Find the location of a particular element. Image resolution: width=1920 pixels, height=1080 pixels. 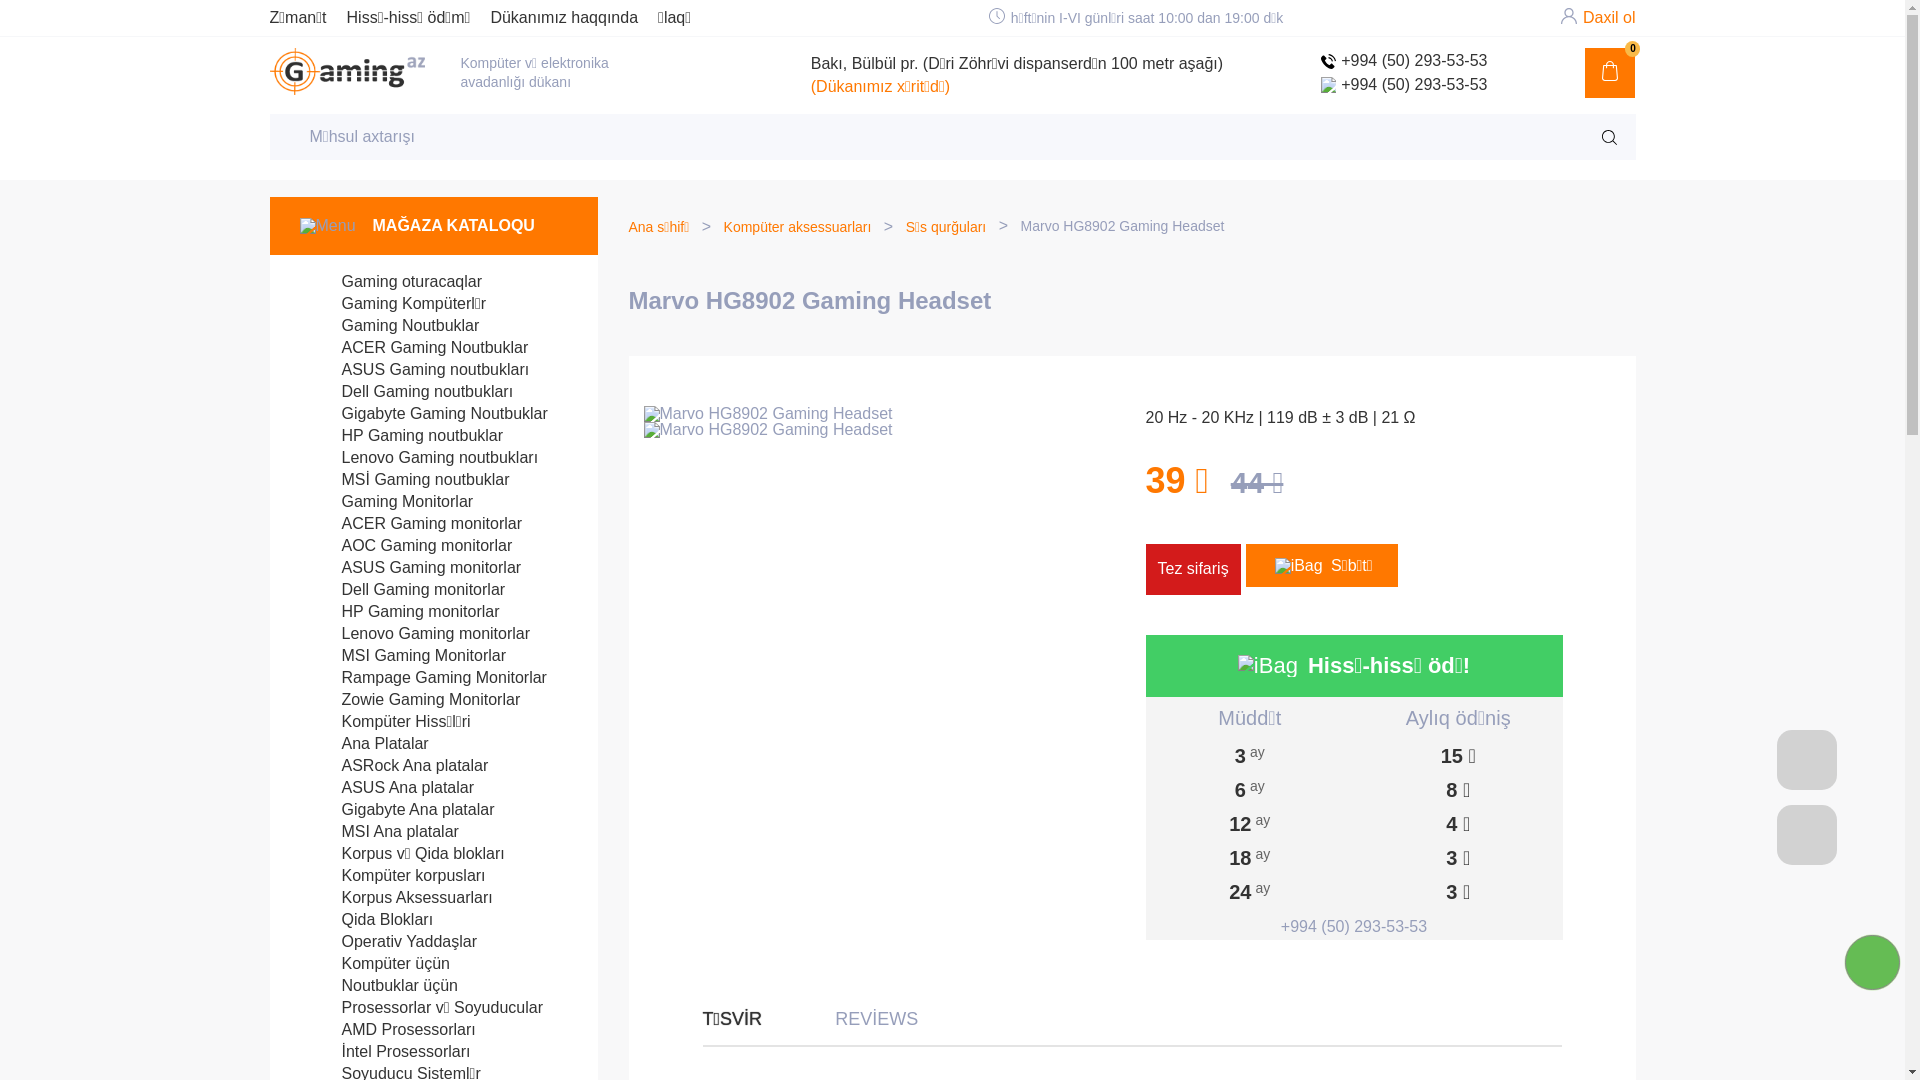

'Lenovo Gaming monitorlar' is located at coordinates (414, 633).